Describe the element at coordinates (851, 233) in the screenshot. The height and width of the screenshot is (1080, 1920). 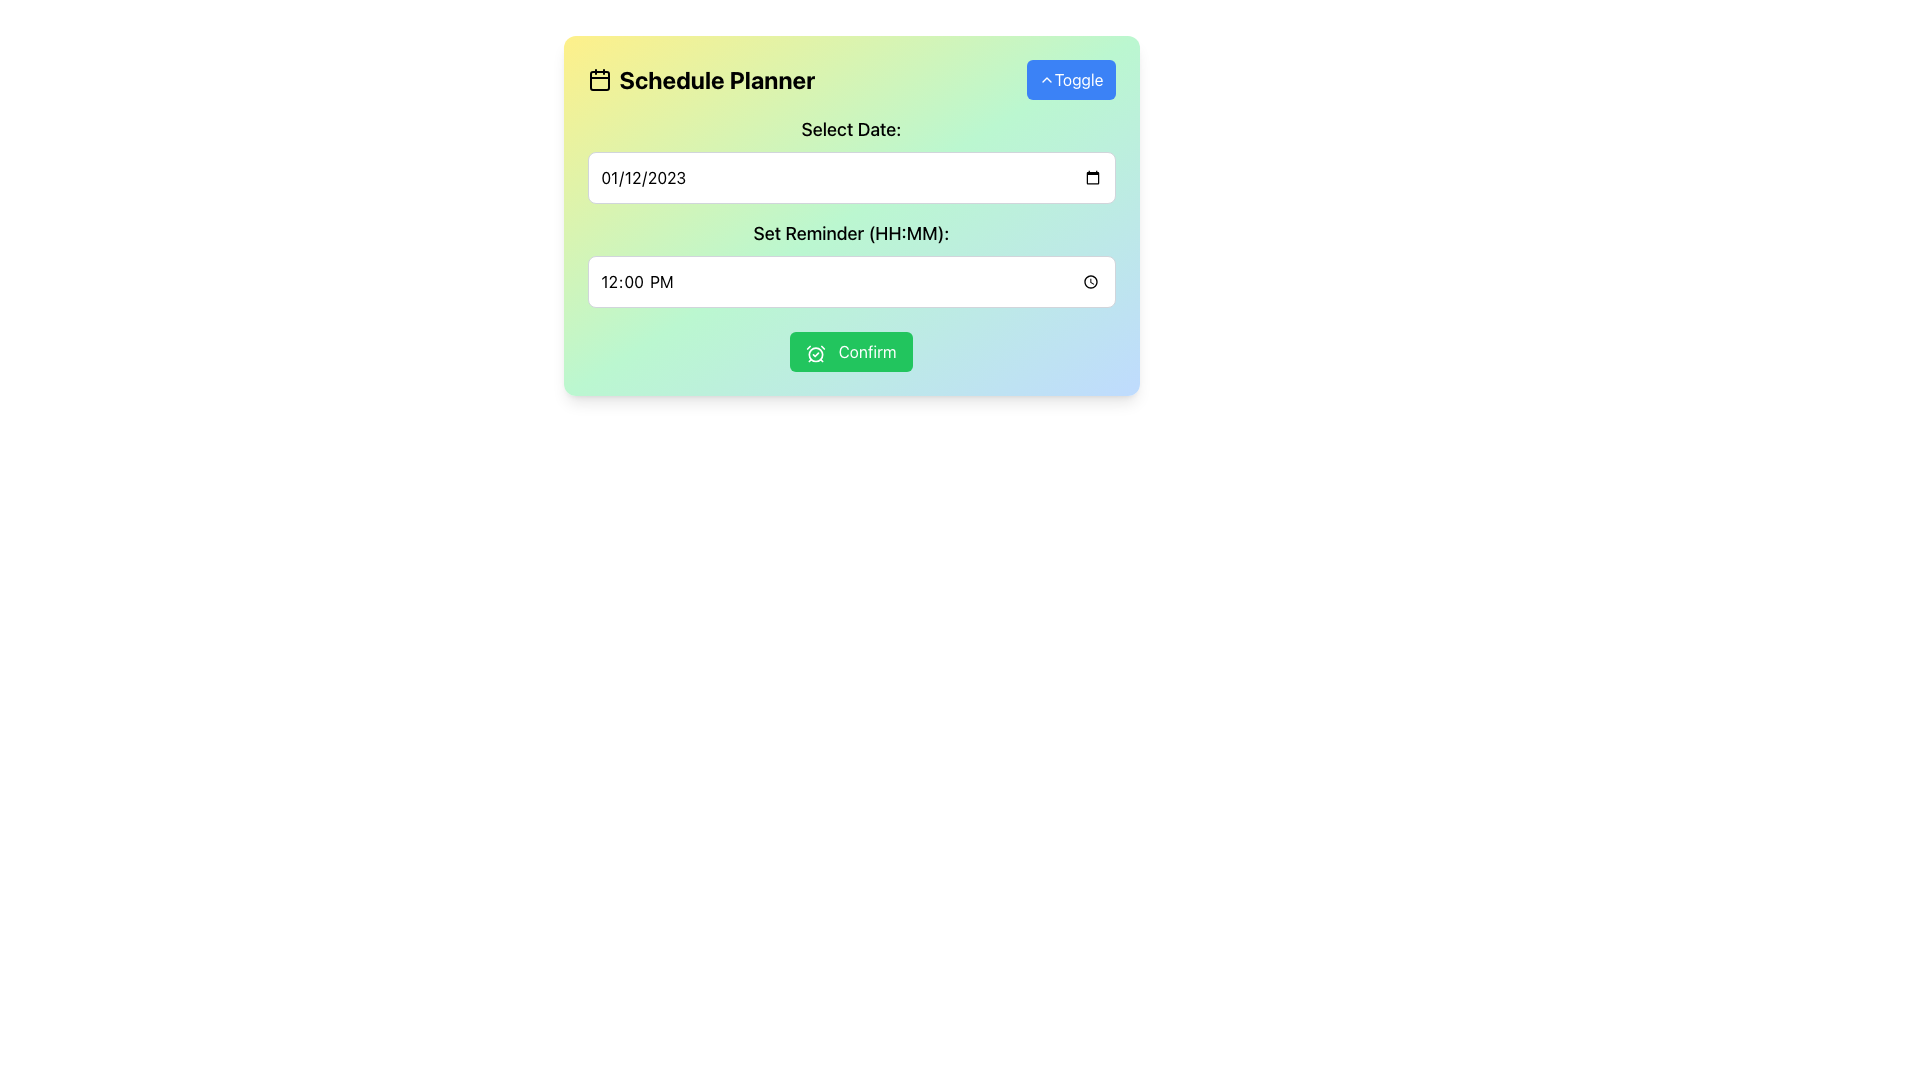
I see `the text label displaying 'Set Reminder (HH:MM):' which is positioned between two input fields in a form-like layout` at that location.